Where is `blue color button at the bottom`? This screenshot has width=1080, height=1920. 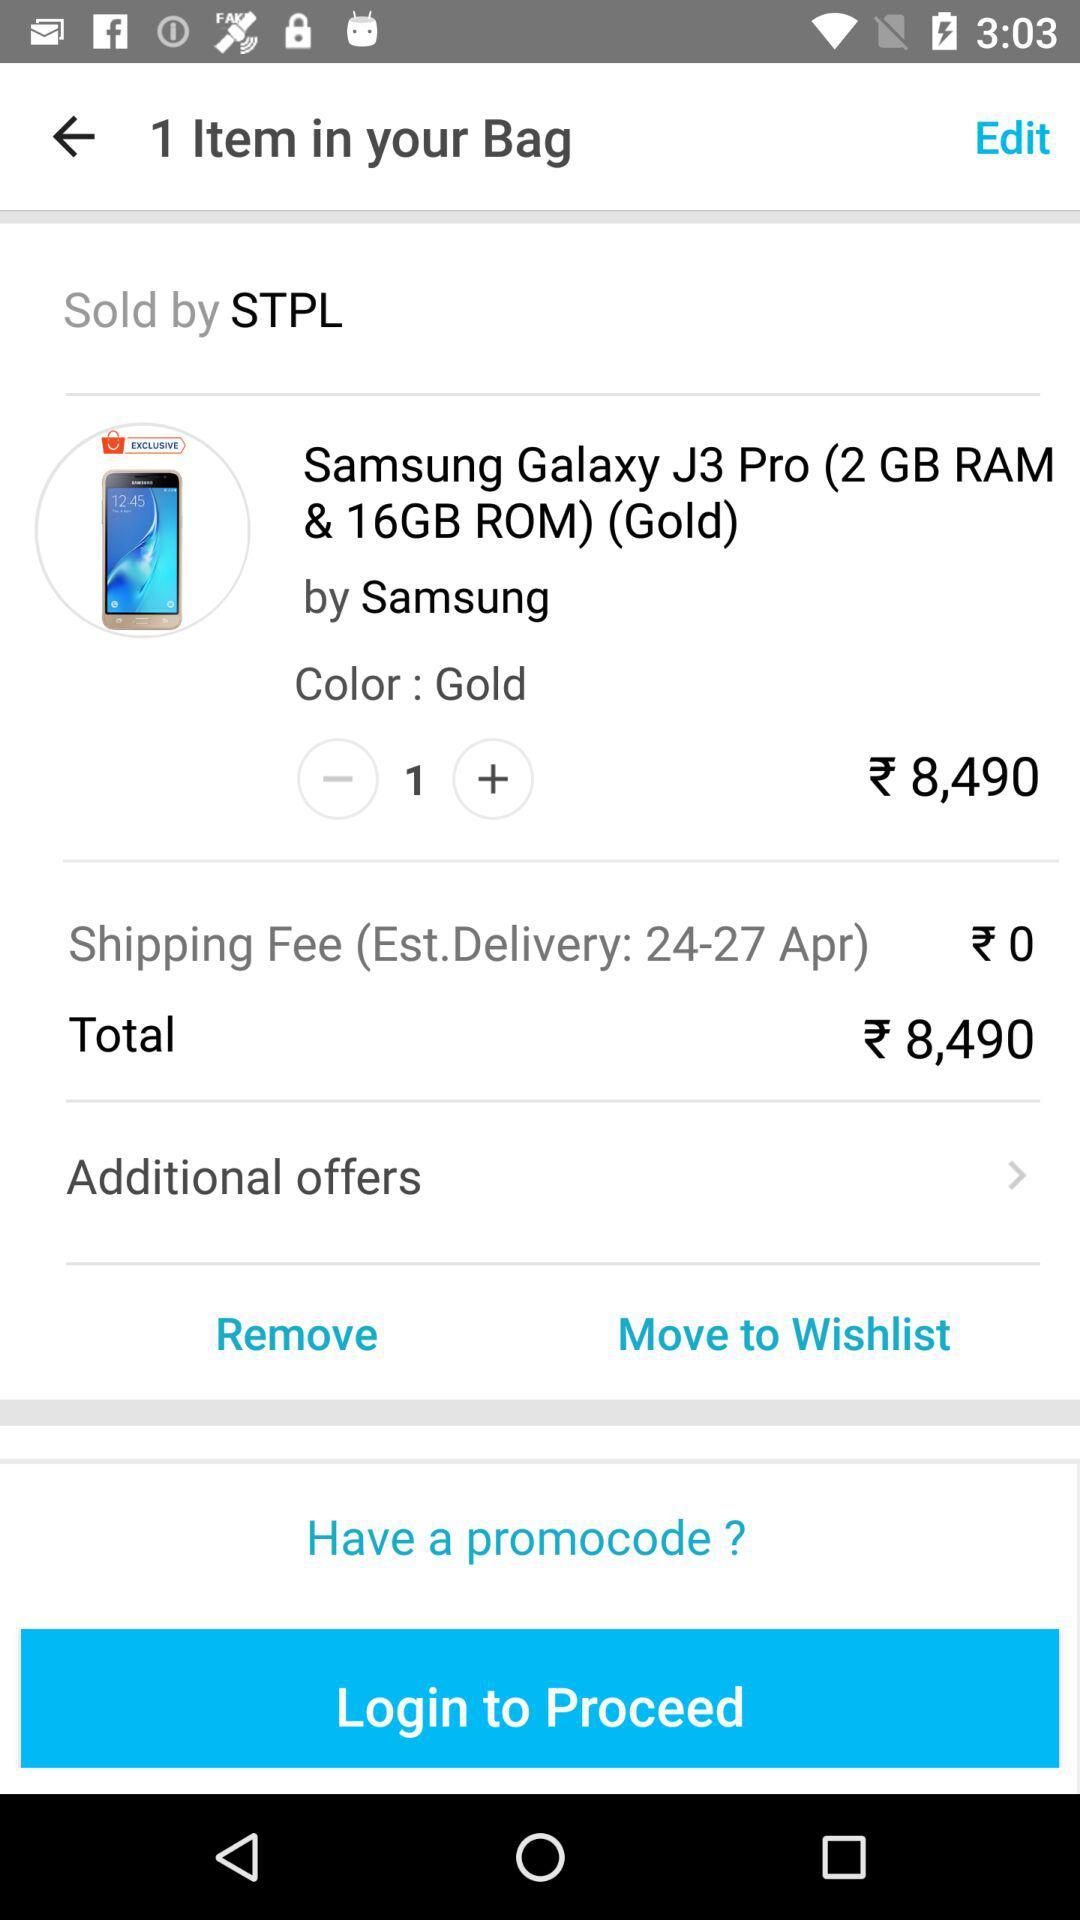 blue color button at the bottom is located at coordinates (540, 1697).